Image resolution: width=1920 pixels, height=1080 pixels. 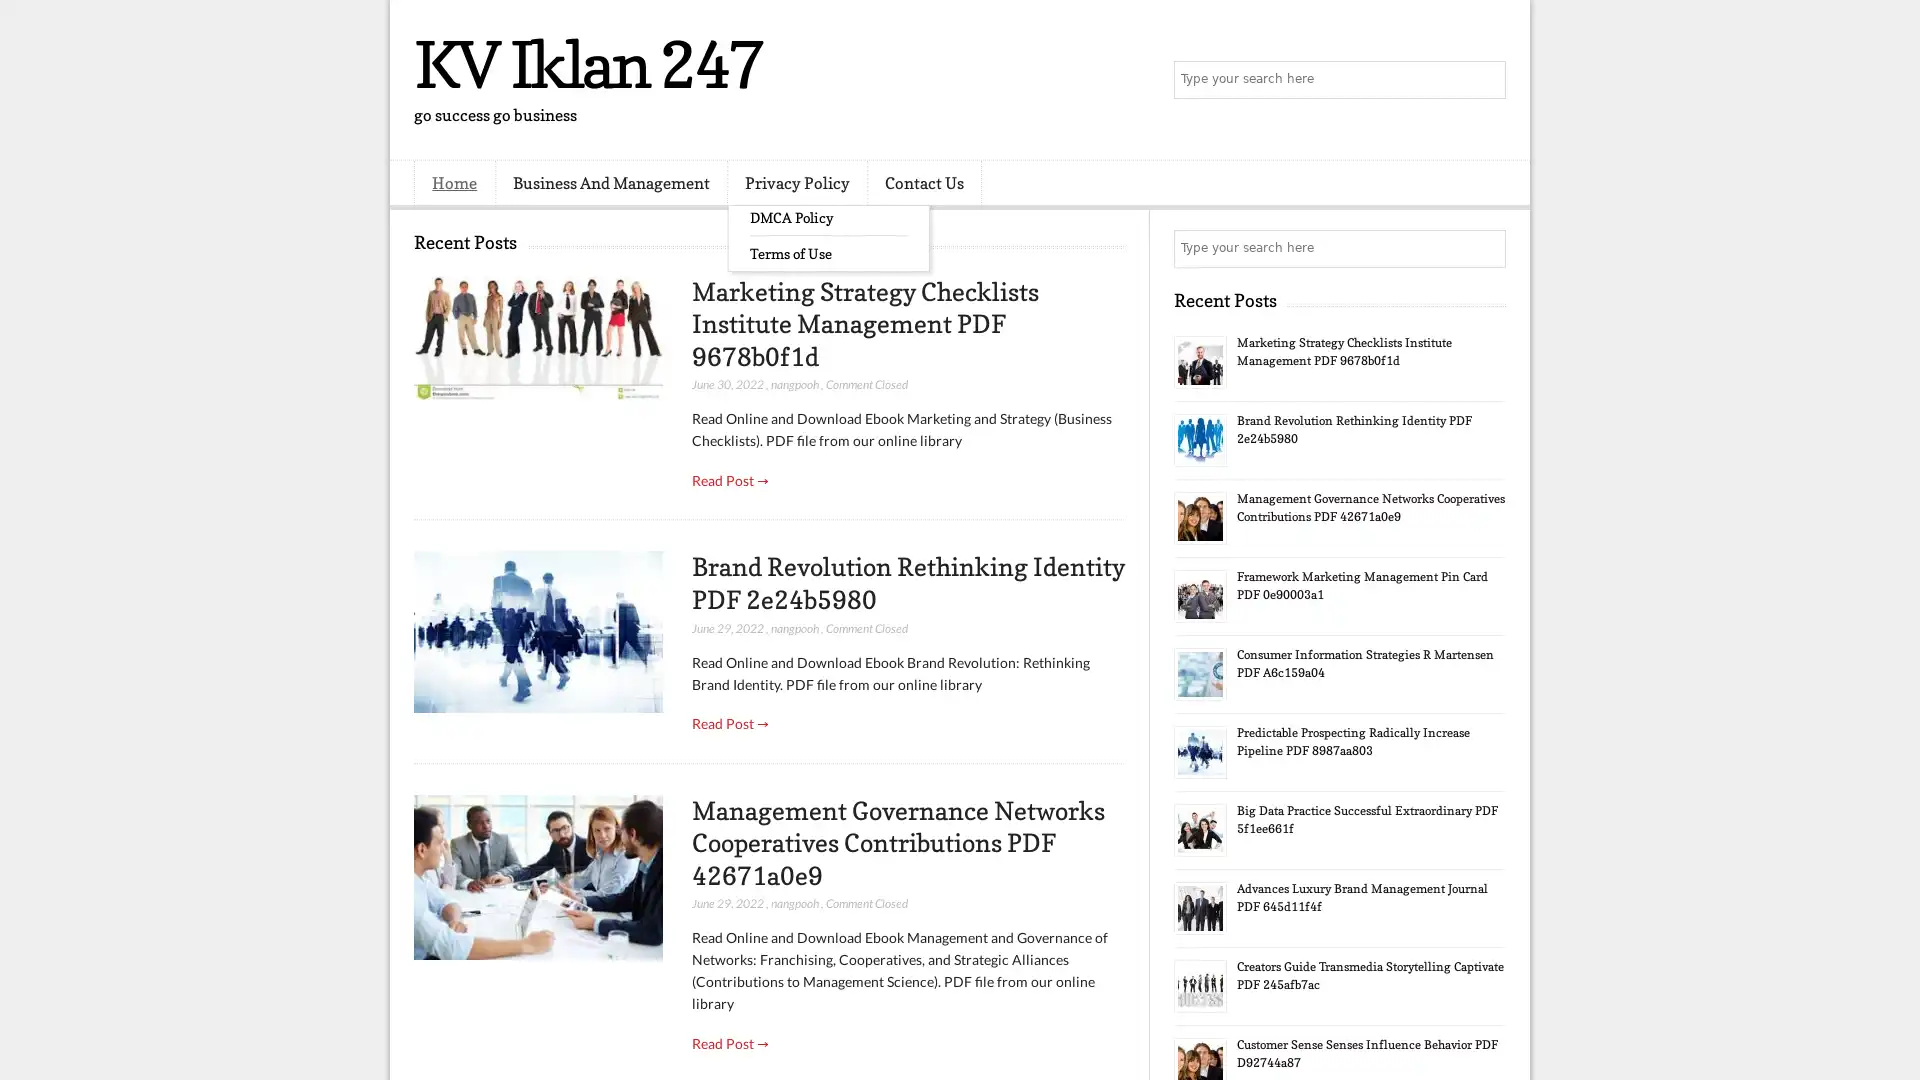 What do you see at coordinates (1485, 80) in the screenshot?
I see `Search` at bounding box center [1485, 80].